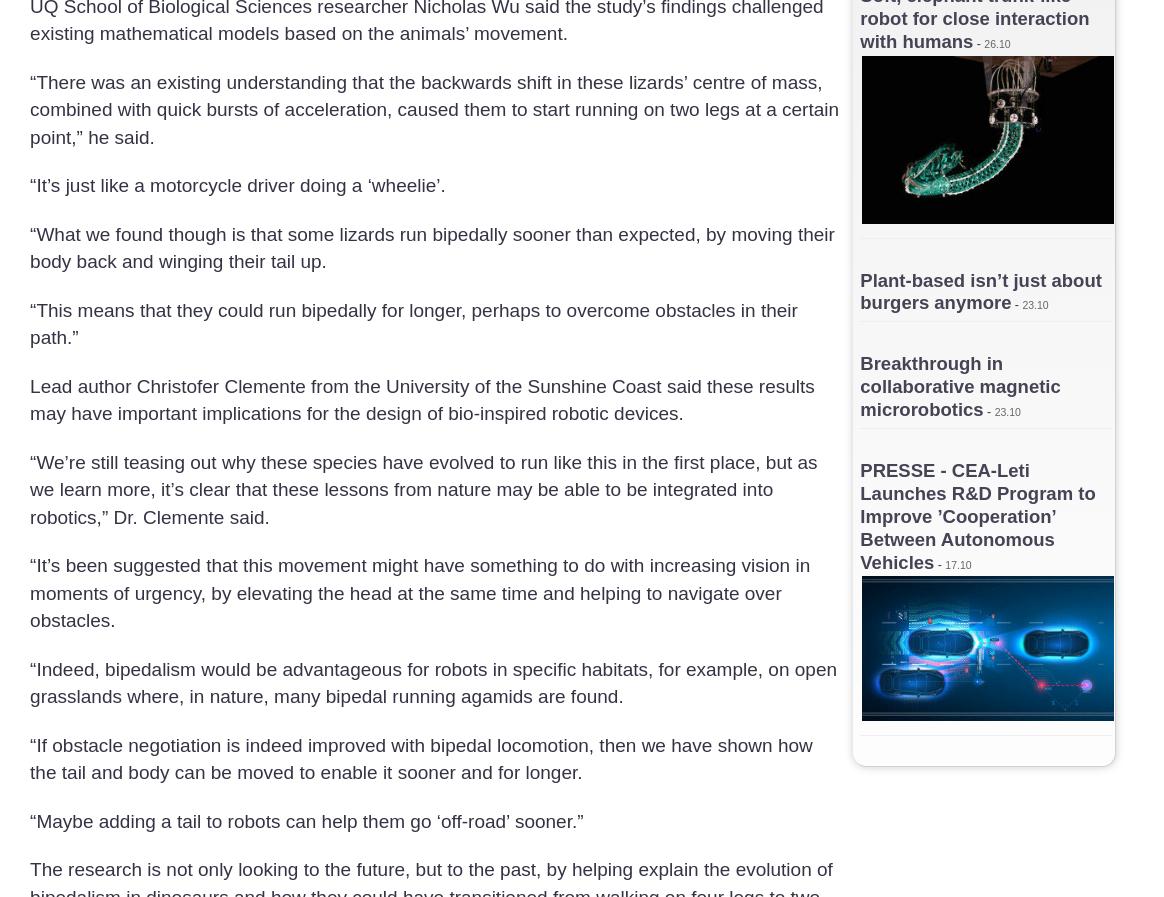  Describe the element at coordinates (413, 322) in the screenshot. I see `'“This means that they could run bipedally for longer, perhaps to overcome obstacles in their path.”'` at that location.